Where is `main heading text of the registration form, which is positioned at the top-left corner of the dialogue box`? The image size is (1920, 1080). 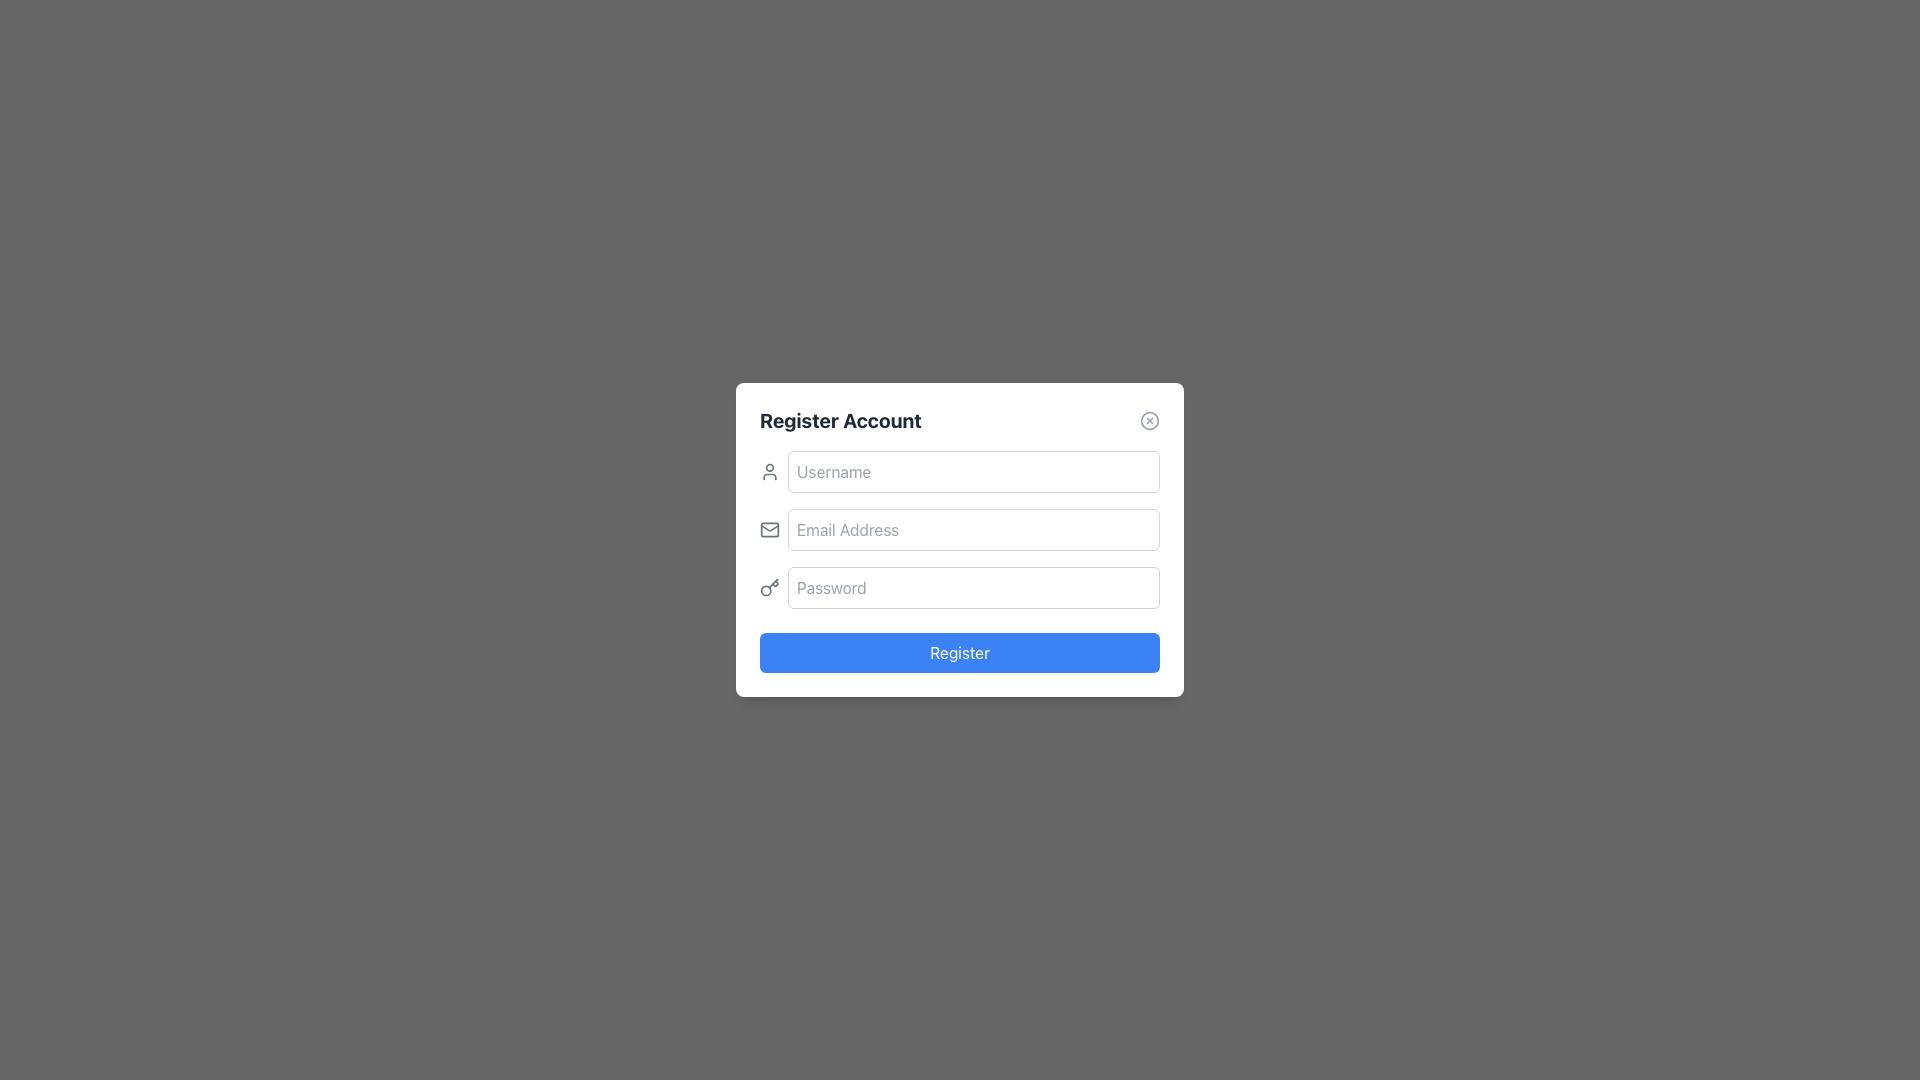
main heading text of the registration form, which is positioned at the top-left corner of the dialogue box is located at coordinates (840, 419).